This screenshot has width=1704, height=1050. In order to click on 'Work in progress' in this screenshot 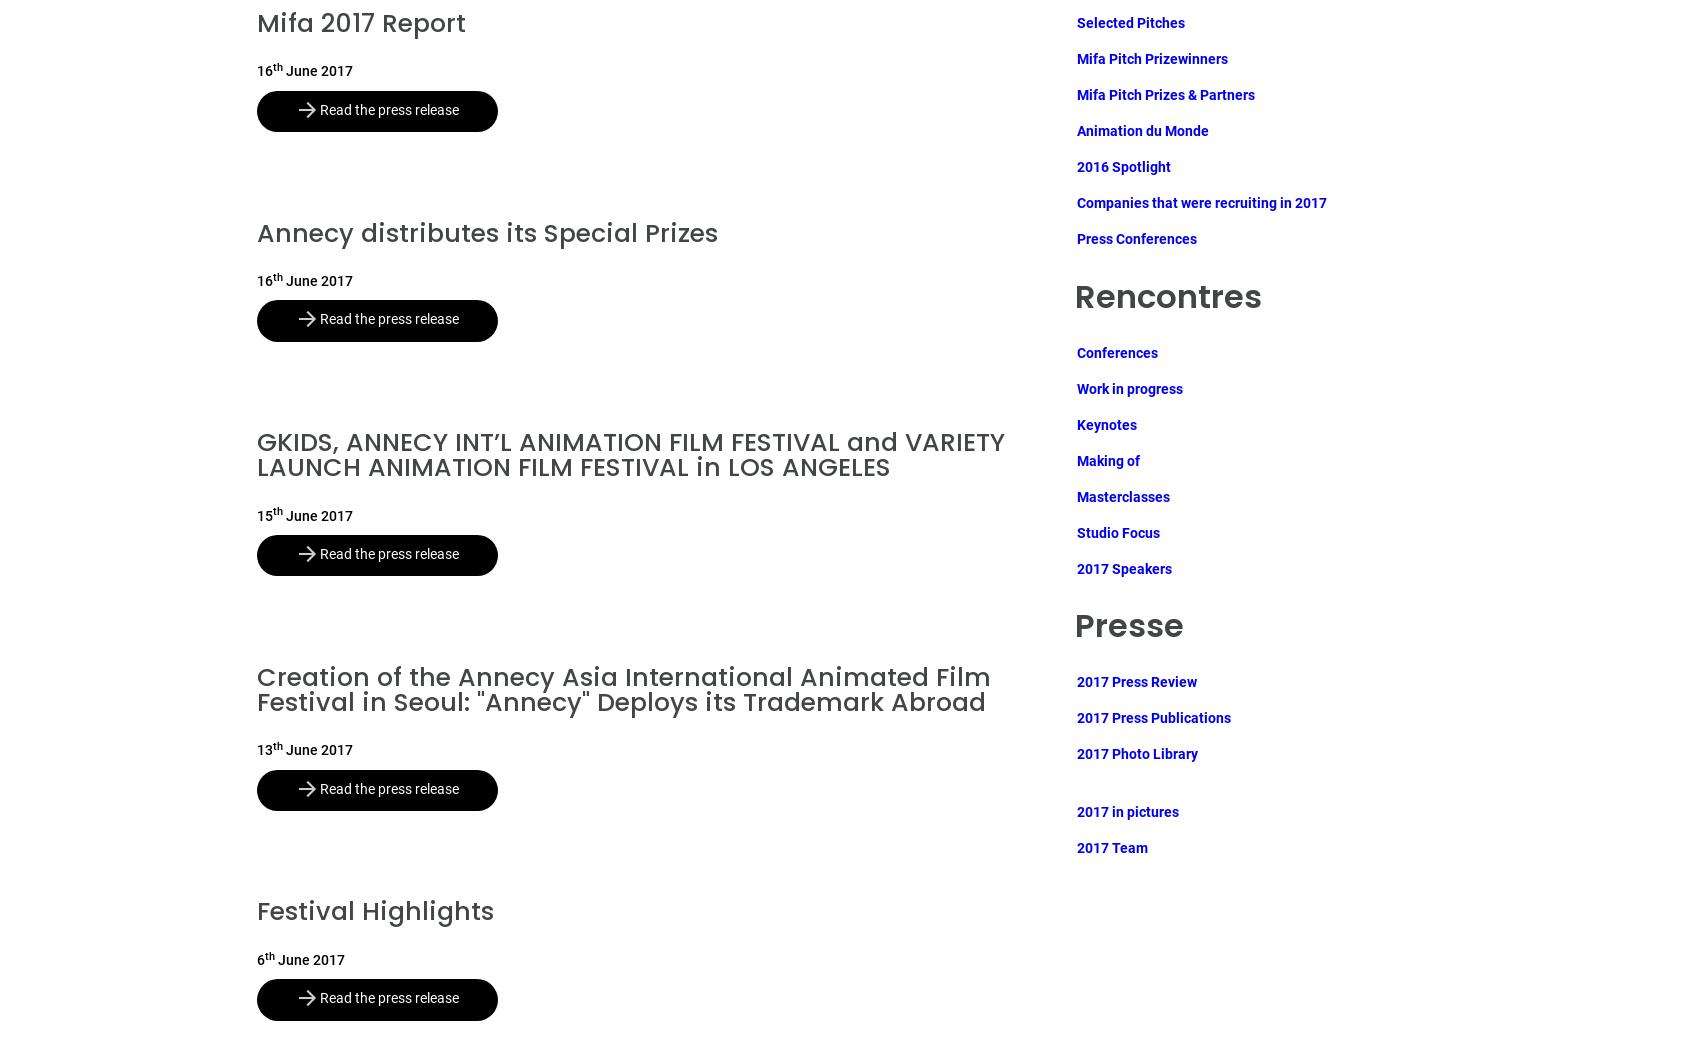, I will do `click(1075, 387)`.